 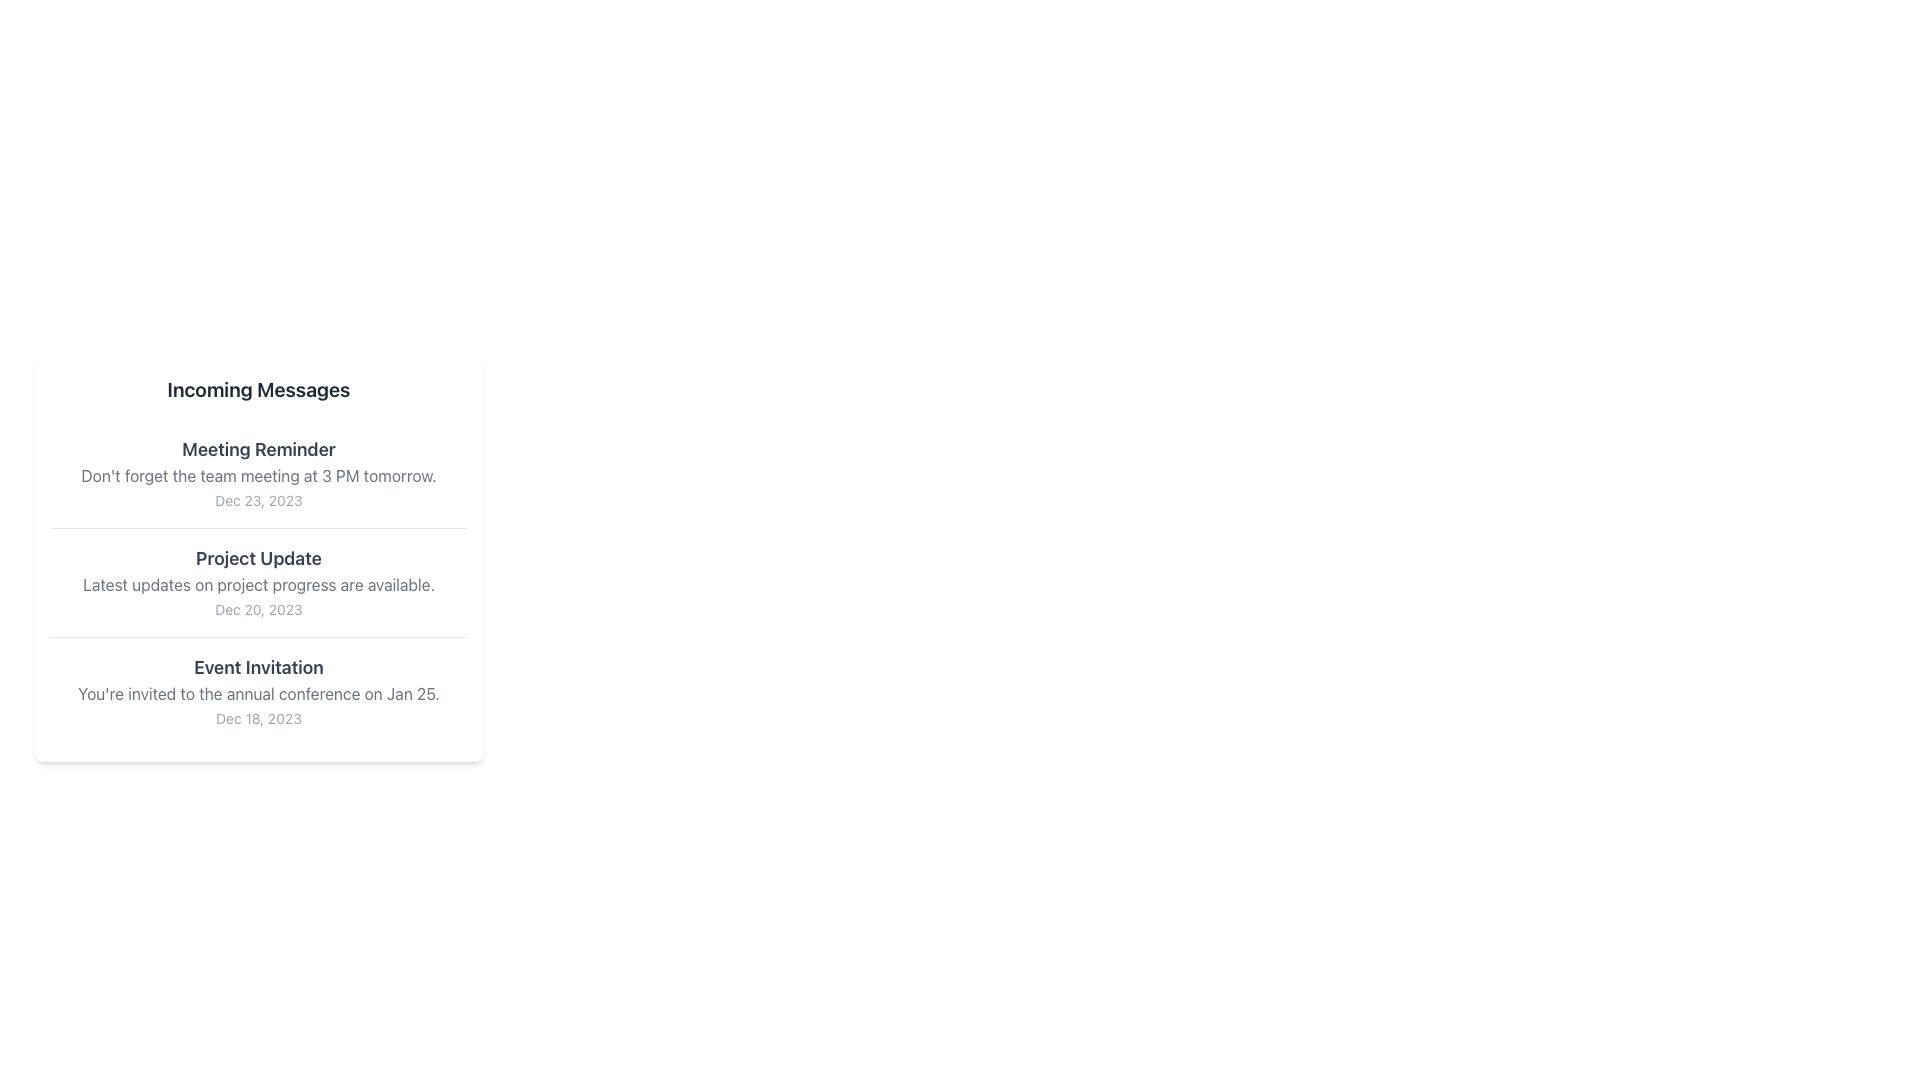 I want to click on date displayed in the text label indicating the date associated with the 'Project Update' notification, which is located below the header 'Project Update', so click(x=258, y=608).